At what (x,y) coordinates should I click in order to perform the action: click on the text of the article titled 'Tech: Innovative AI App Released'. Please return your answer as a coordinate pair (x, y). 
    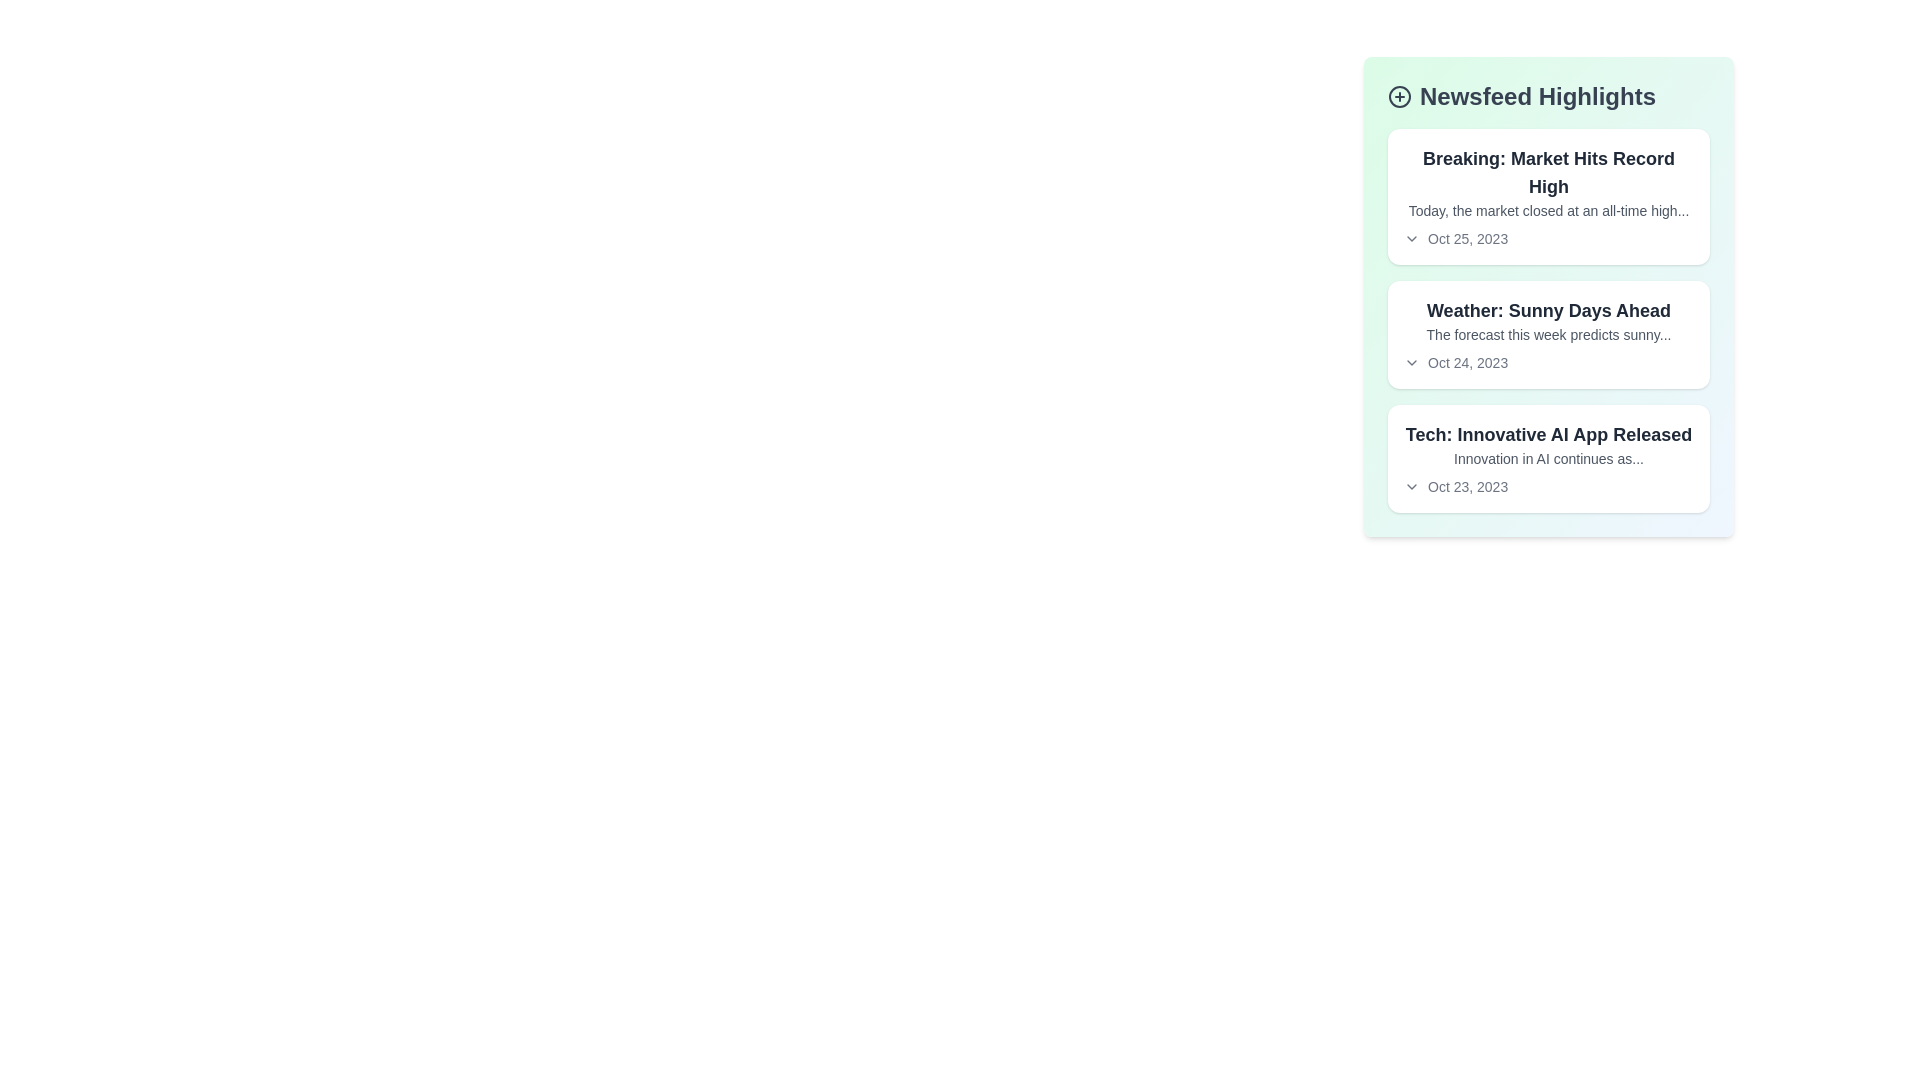
    Looking at the image, I should click on (1548, 434).